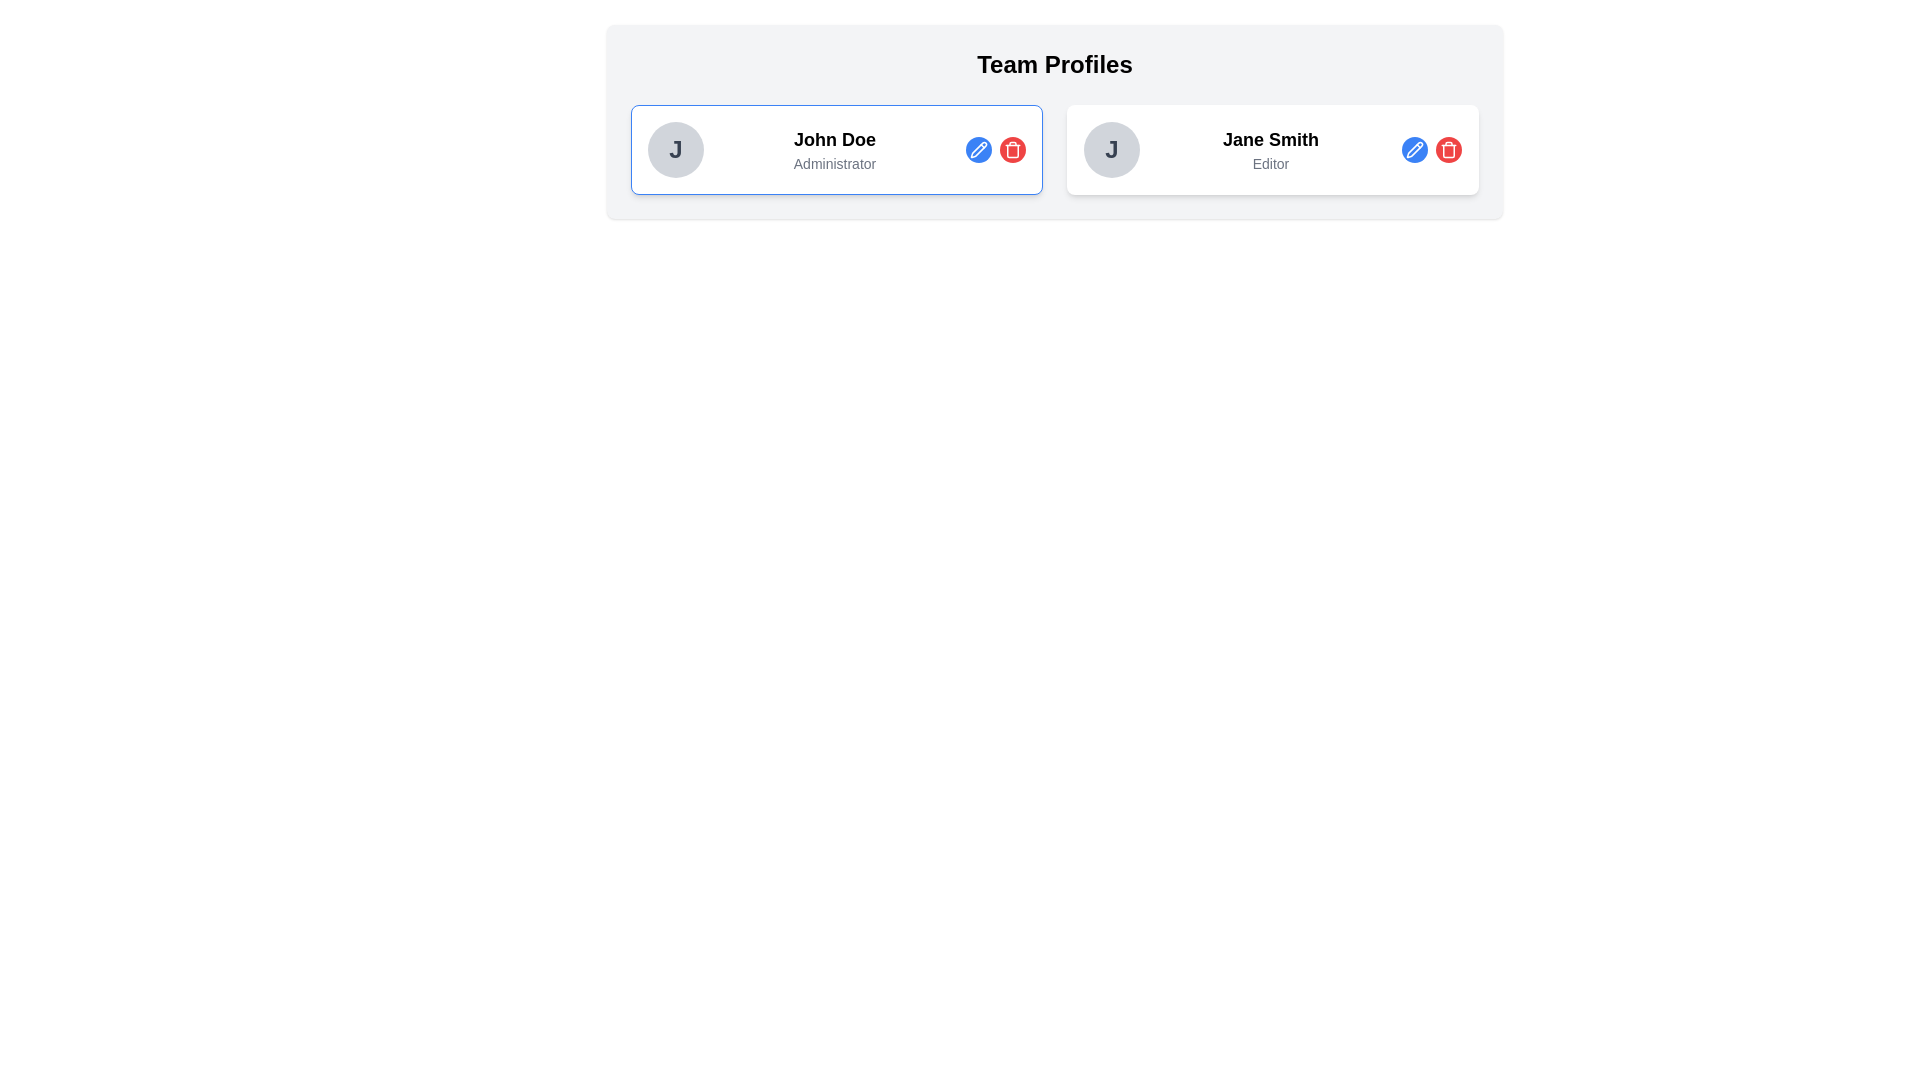 The width and height of the screenshot is (1920, 1080). I want to click on the pencil icon button for Jane Smith's profile, so click(1414, 149).